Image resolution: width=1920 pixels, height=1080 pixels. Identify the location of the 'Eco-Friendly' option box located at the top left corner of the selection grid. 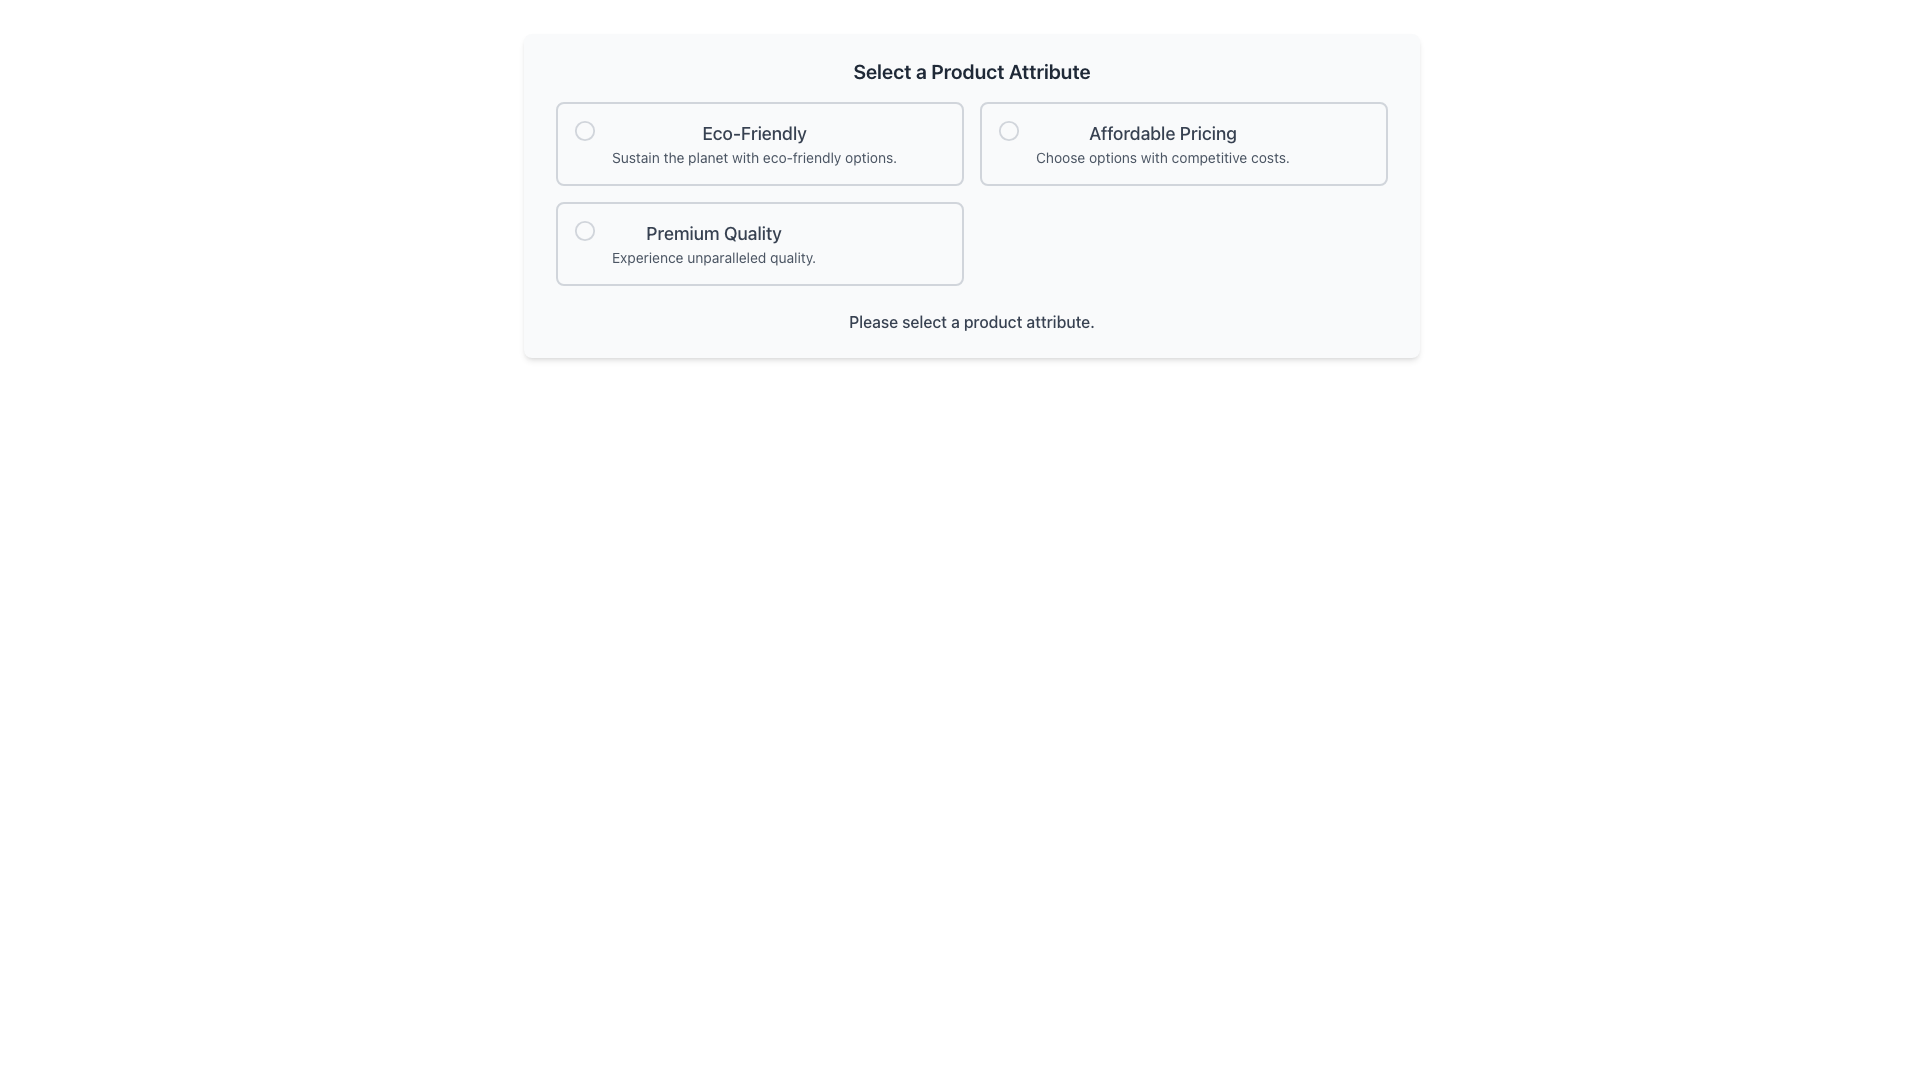
(758, 142).